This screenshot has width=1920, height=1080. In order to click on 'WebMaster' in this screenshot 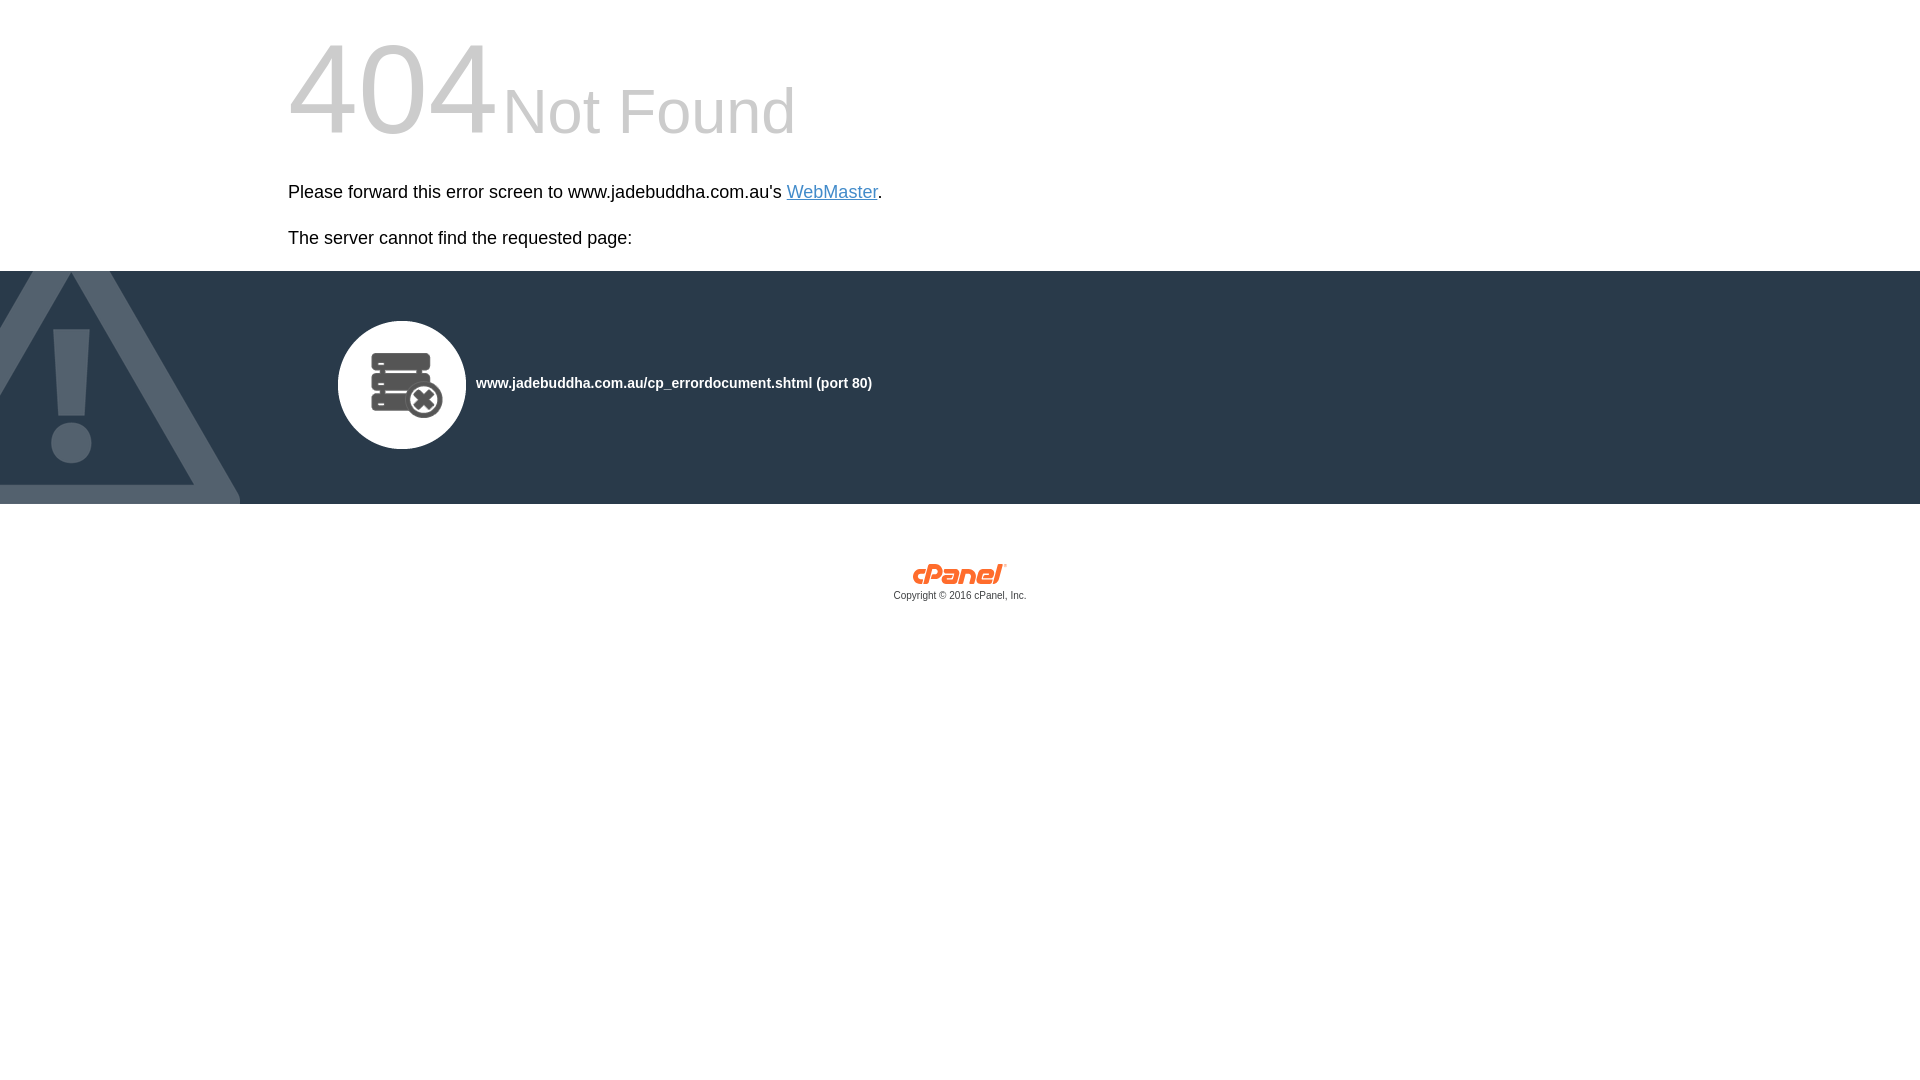, I will do `click(832, 192)`.